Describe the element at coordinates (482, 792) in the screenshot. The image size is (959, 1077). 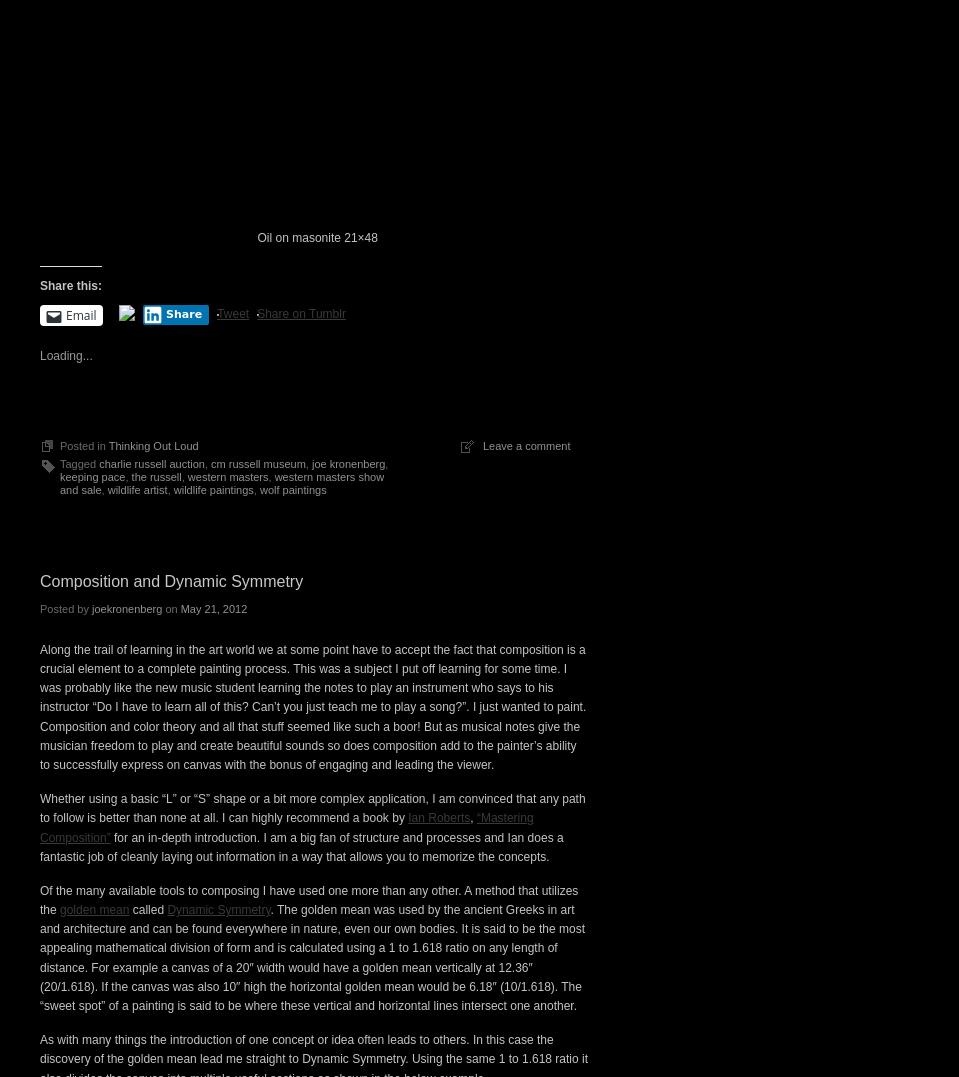
I see `'Leave a comment'` at that location.